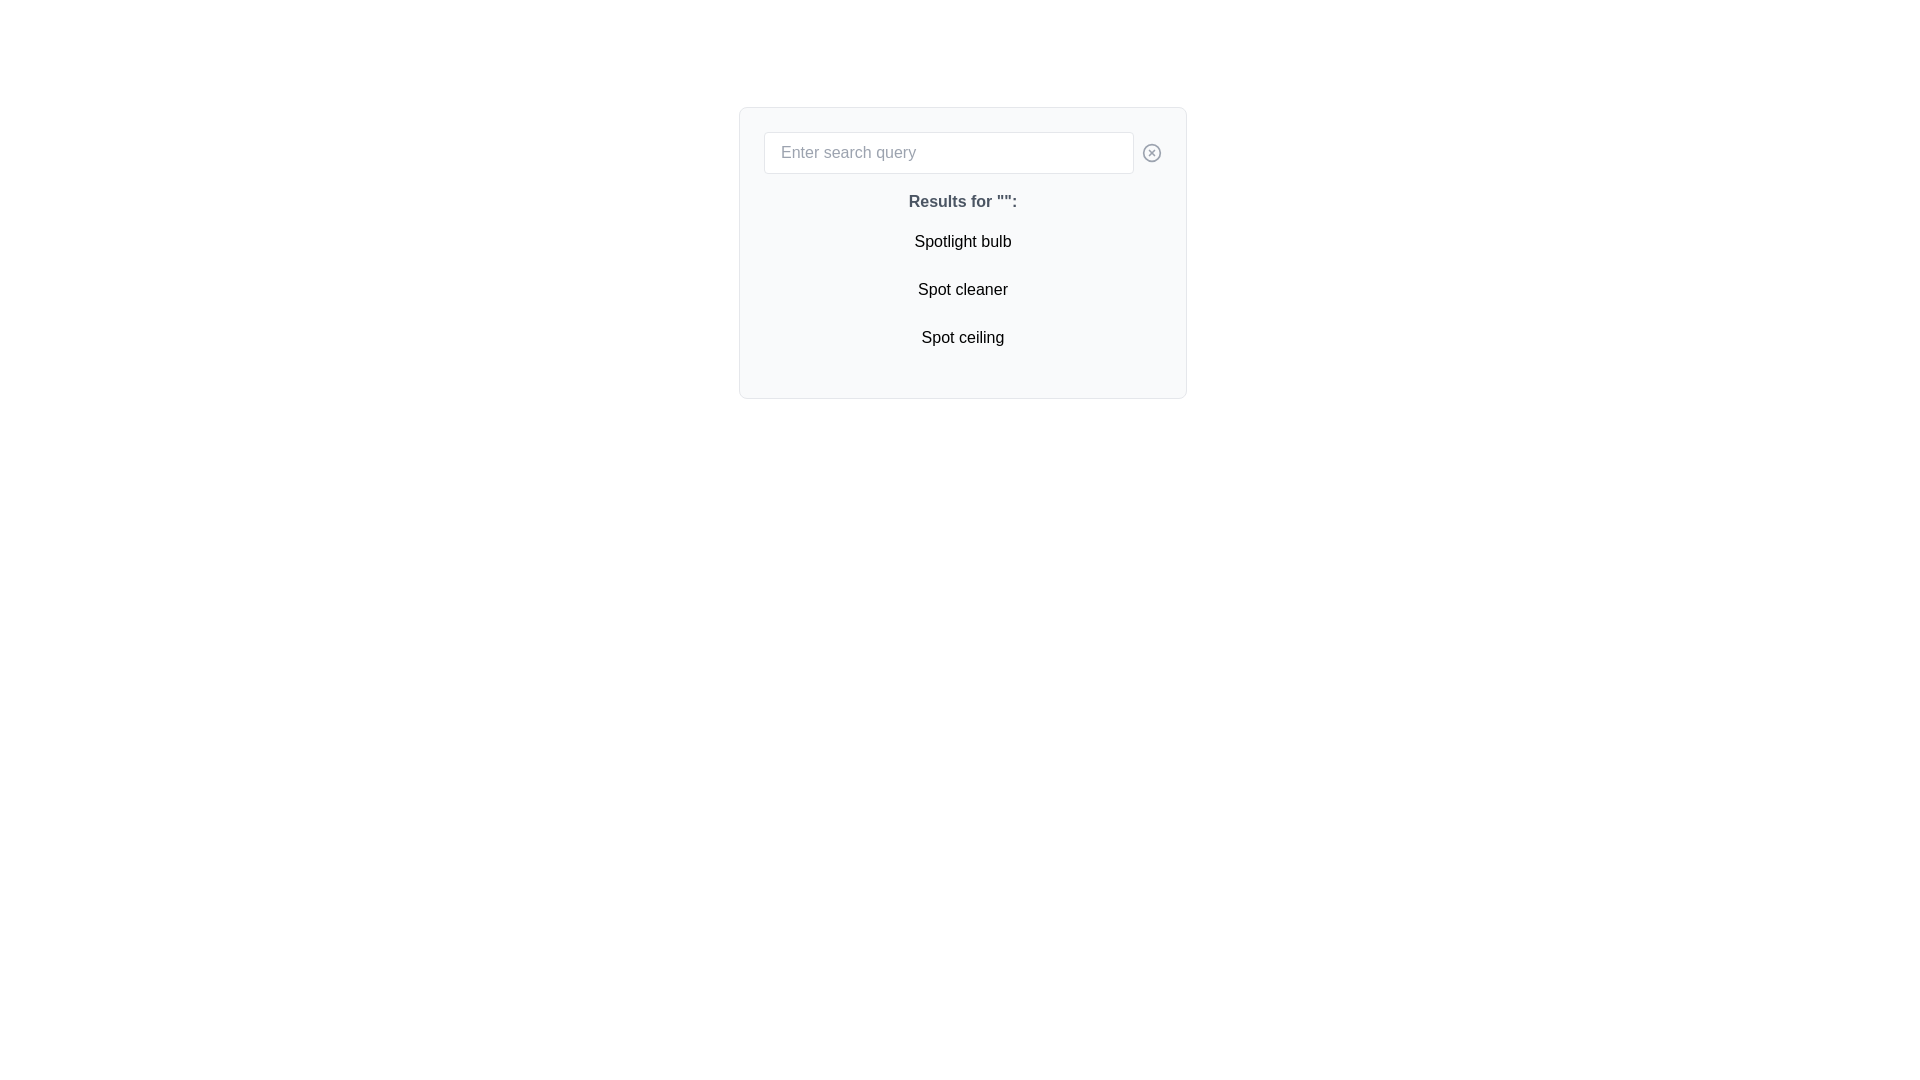  I want to click on the lowercase 'l' letter in the word 'ceiling' within the phrase 'Spot ceiling', which is the eighth letter of the third list item under the heading 'Results for ""', so click(981, 336).